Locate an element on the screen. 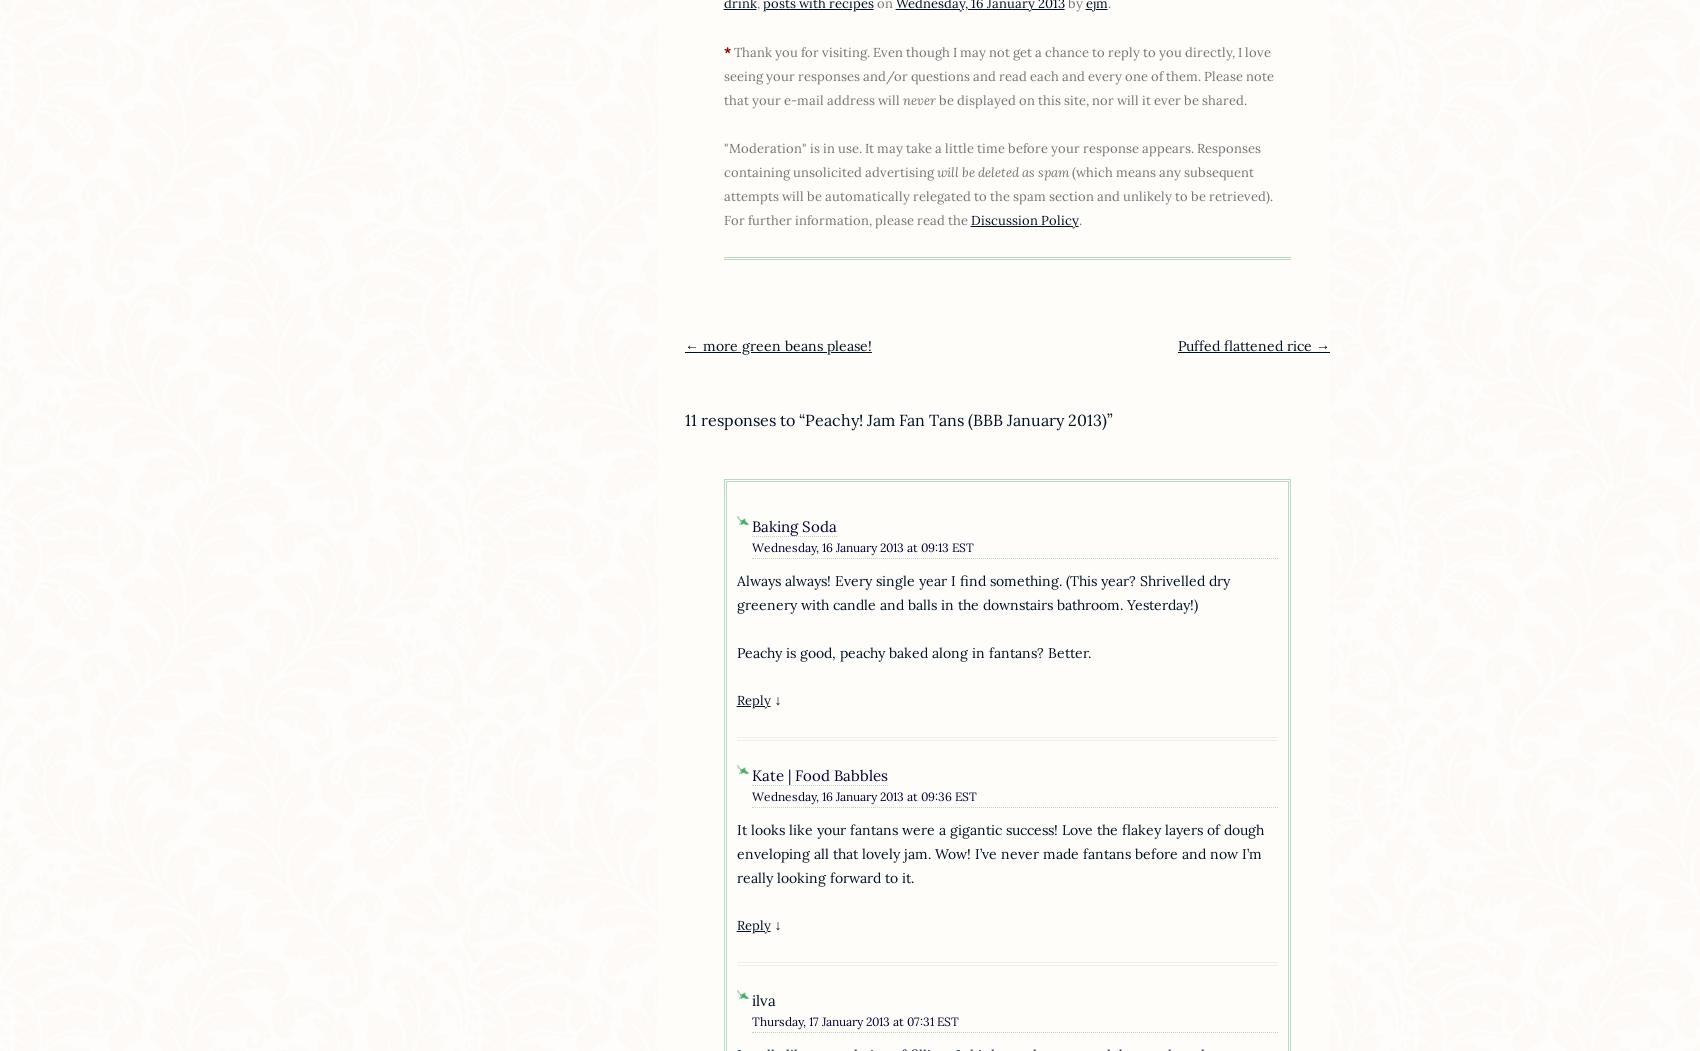  'ilva' is located at coordinates (750, 1000).